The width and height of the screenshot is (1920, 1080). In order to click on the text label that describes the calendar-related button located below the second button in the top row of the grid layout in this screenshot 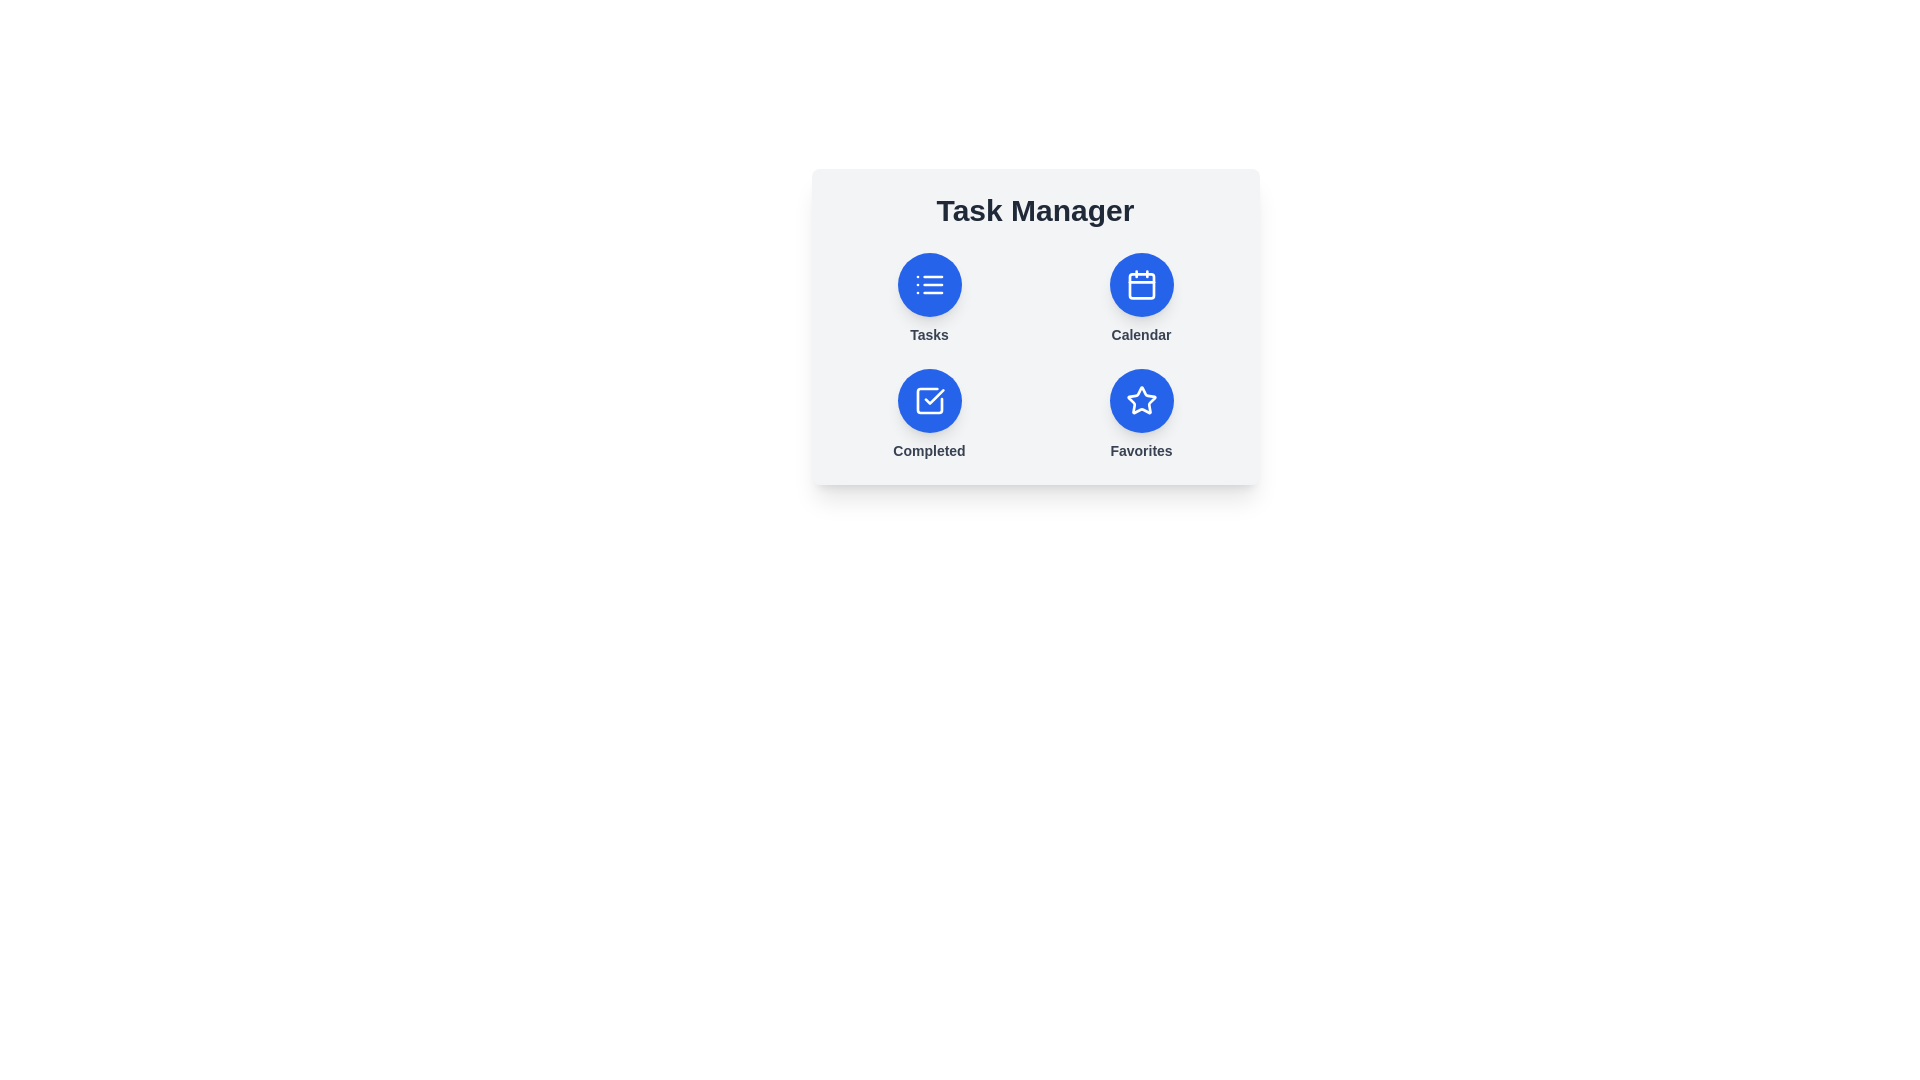, I will do `click(1141, 334)`.